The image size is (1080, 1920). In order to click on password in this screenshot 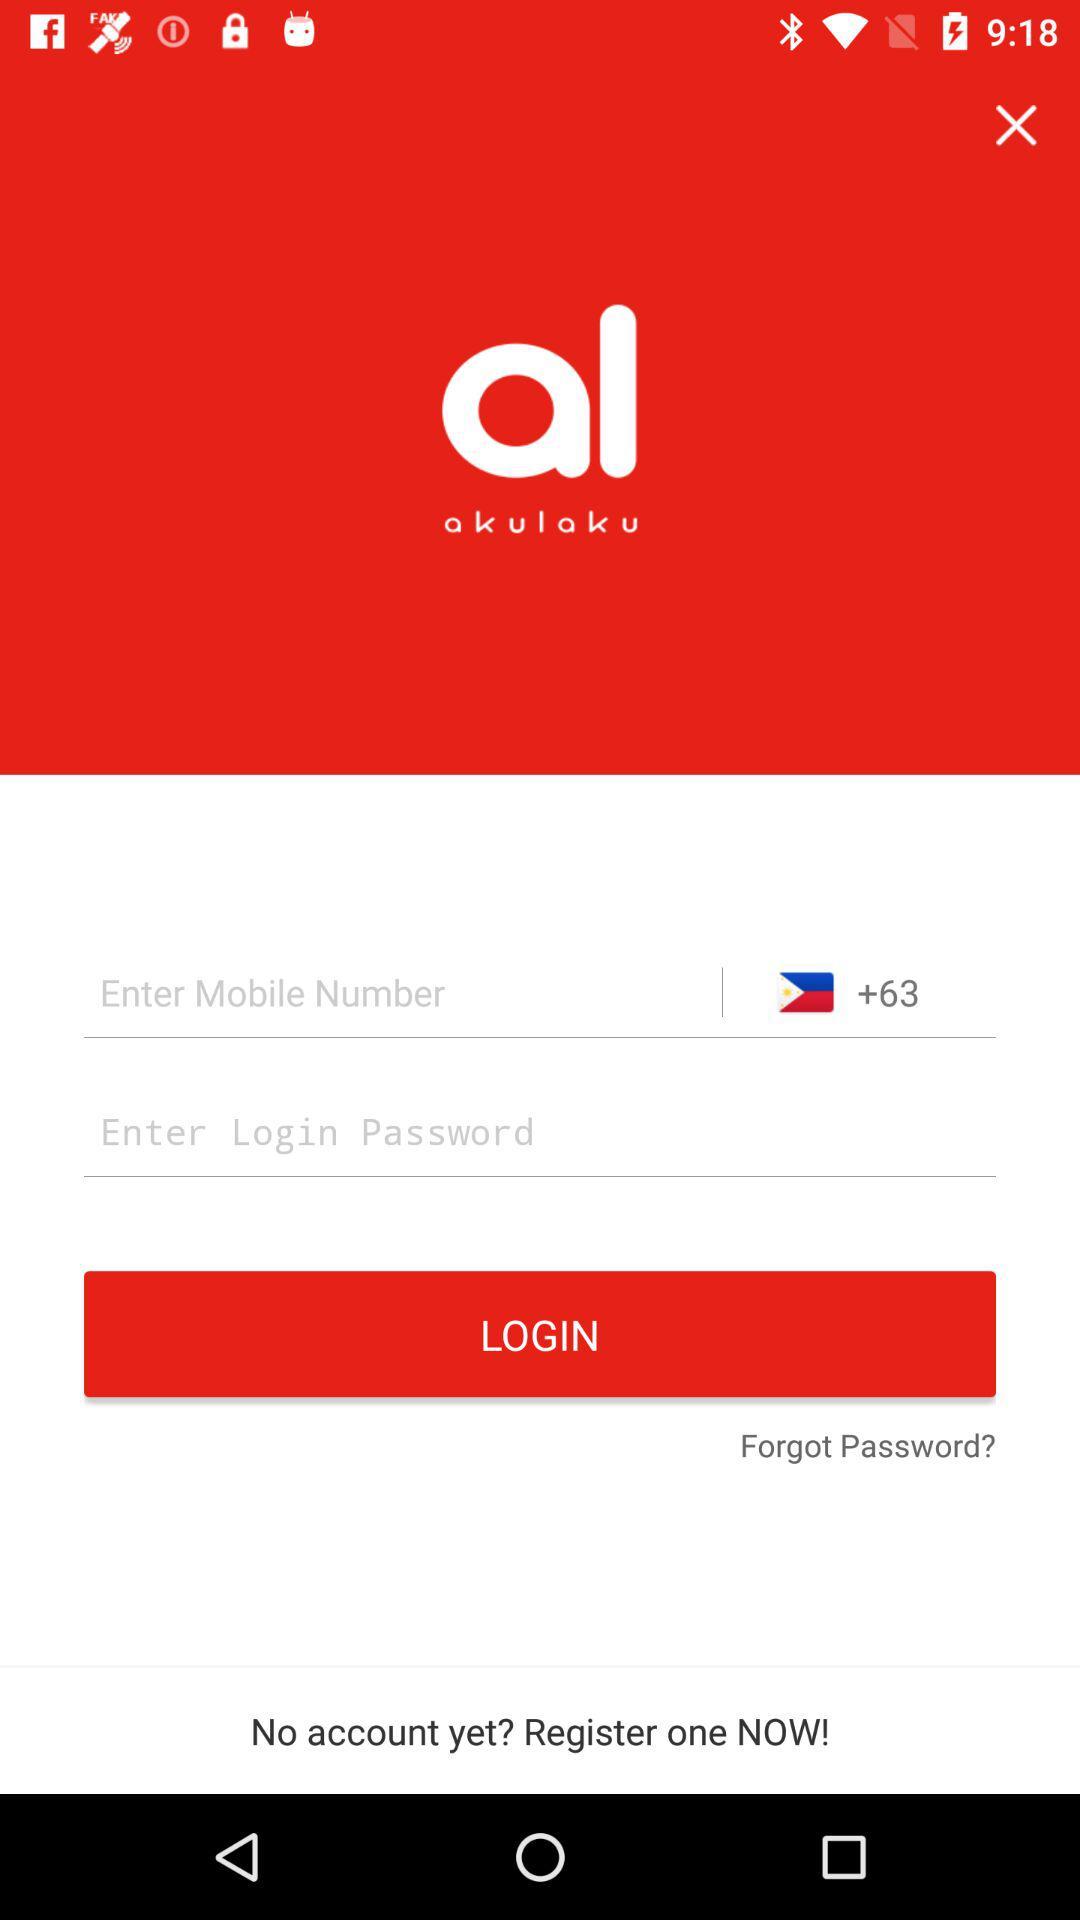, I will do `click(540, 1131)`.